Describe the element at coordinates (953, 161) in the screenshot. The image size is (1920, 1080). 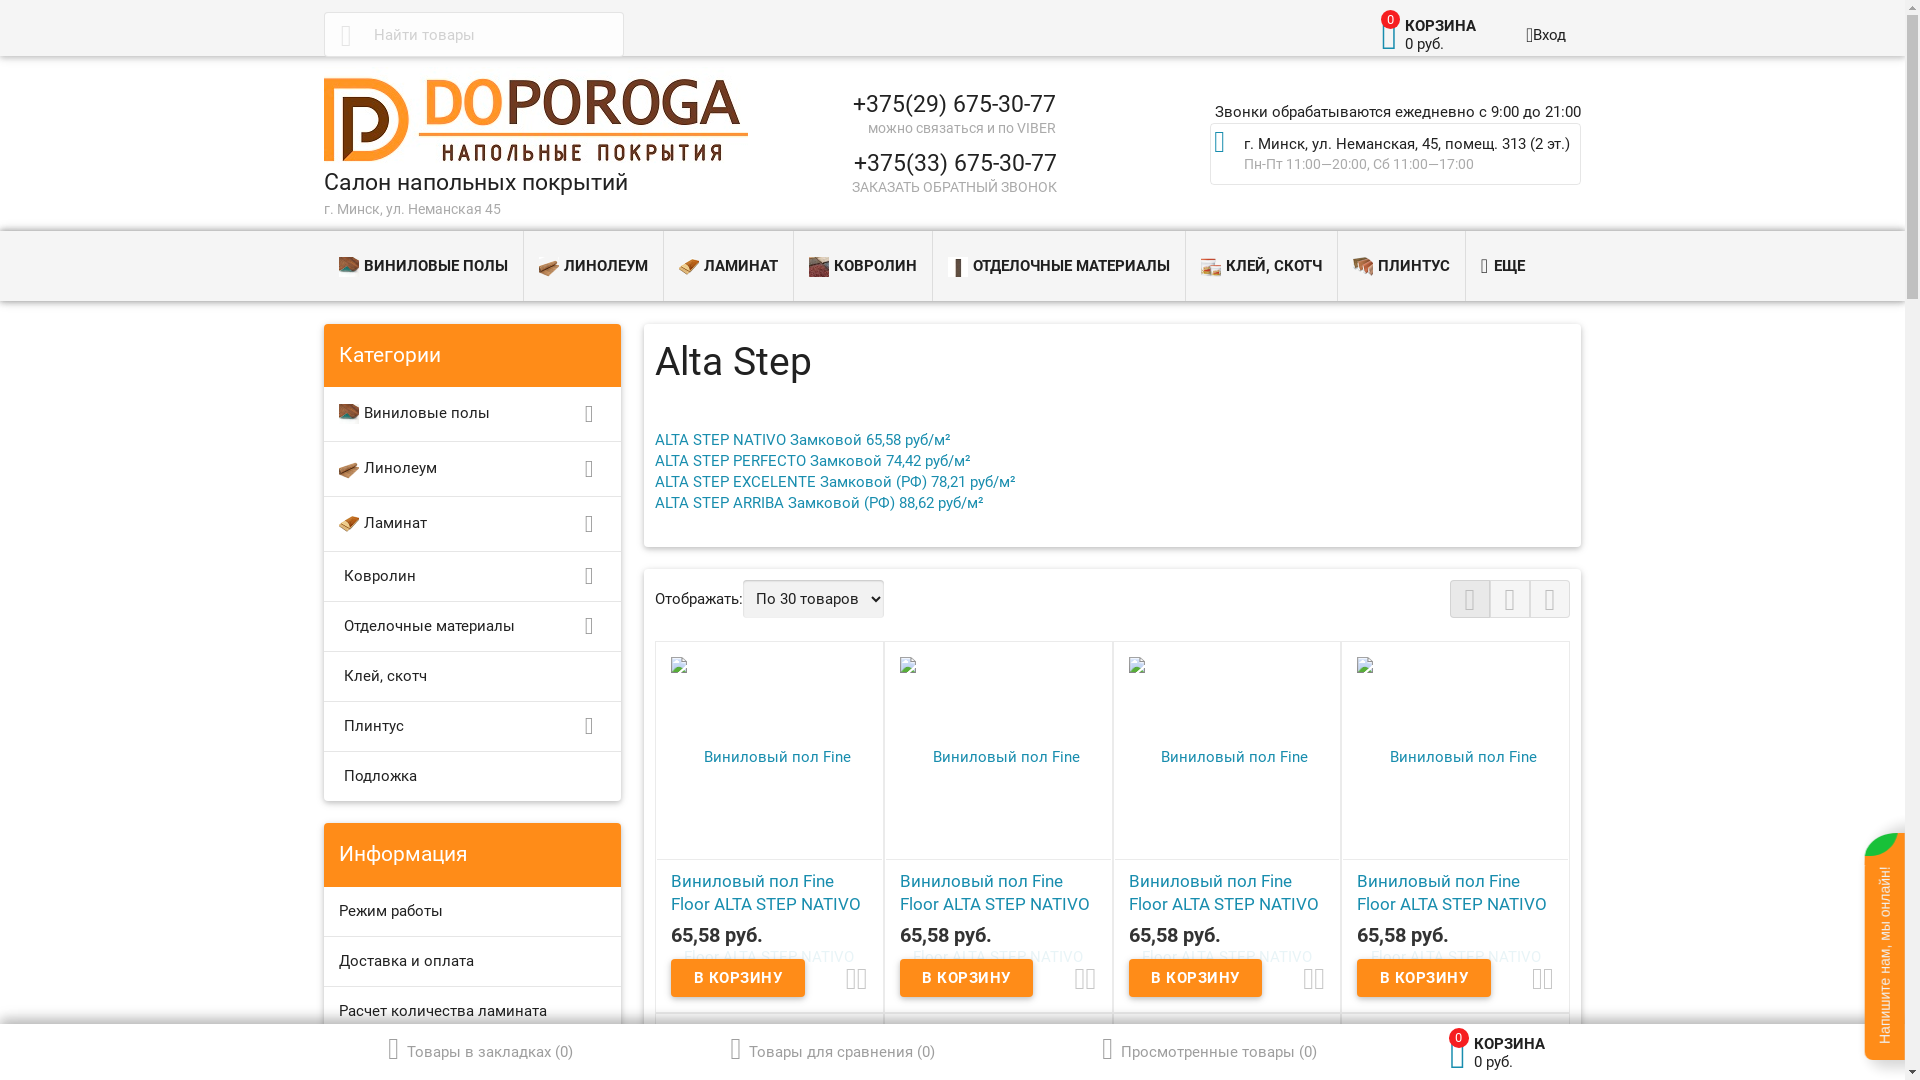
I see `'+375(33) 675-30-77'` at that location.